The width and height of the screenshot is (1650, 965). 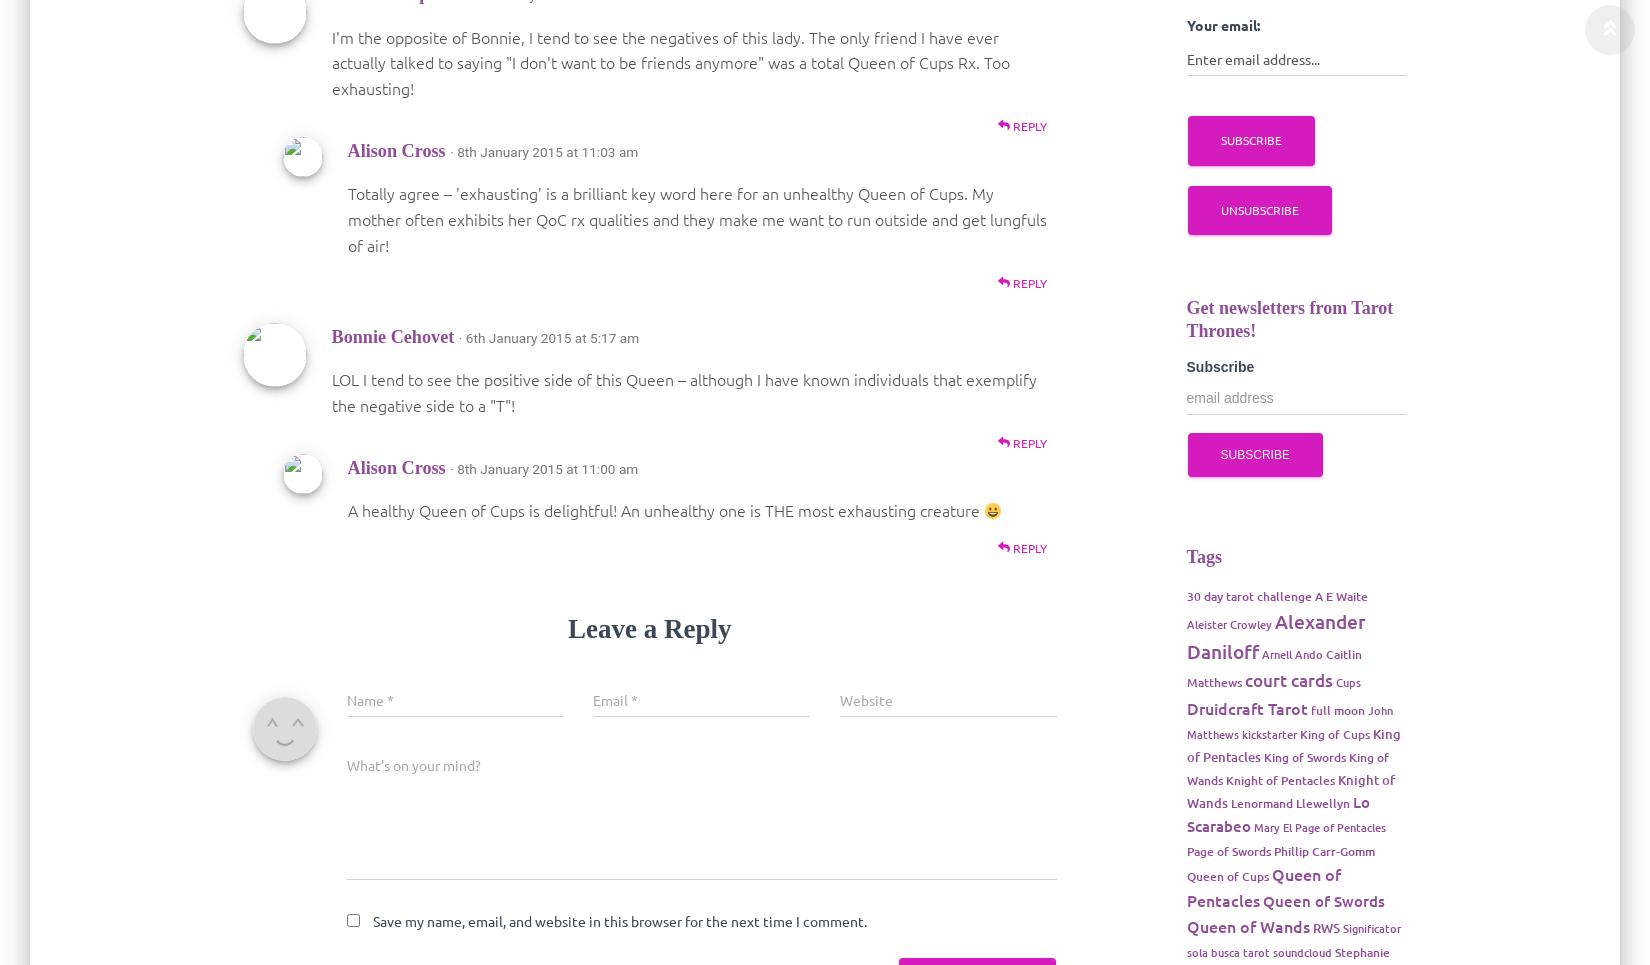 I want to click on '· 8th January 2015 at 11:03 am', so click(x=448, y=150).